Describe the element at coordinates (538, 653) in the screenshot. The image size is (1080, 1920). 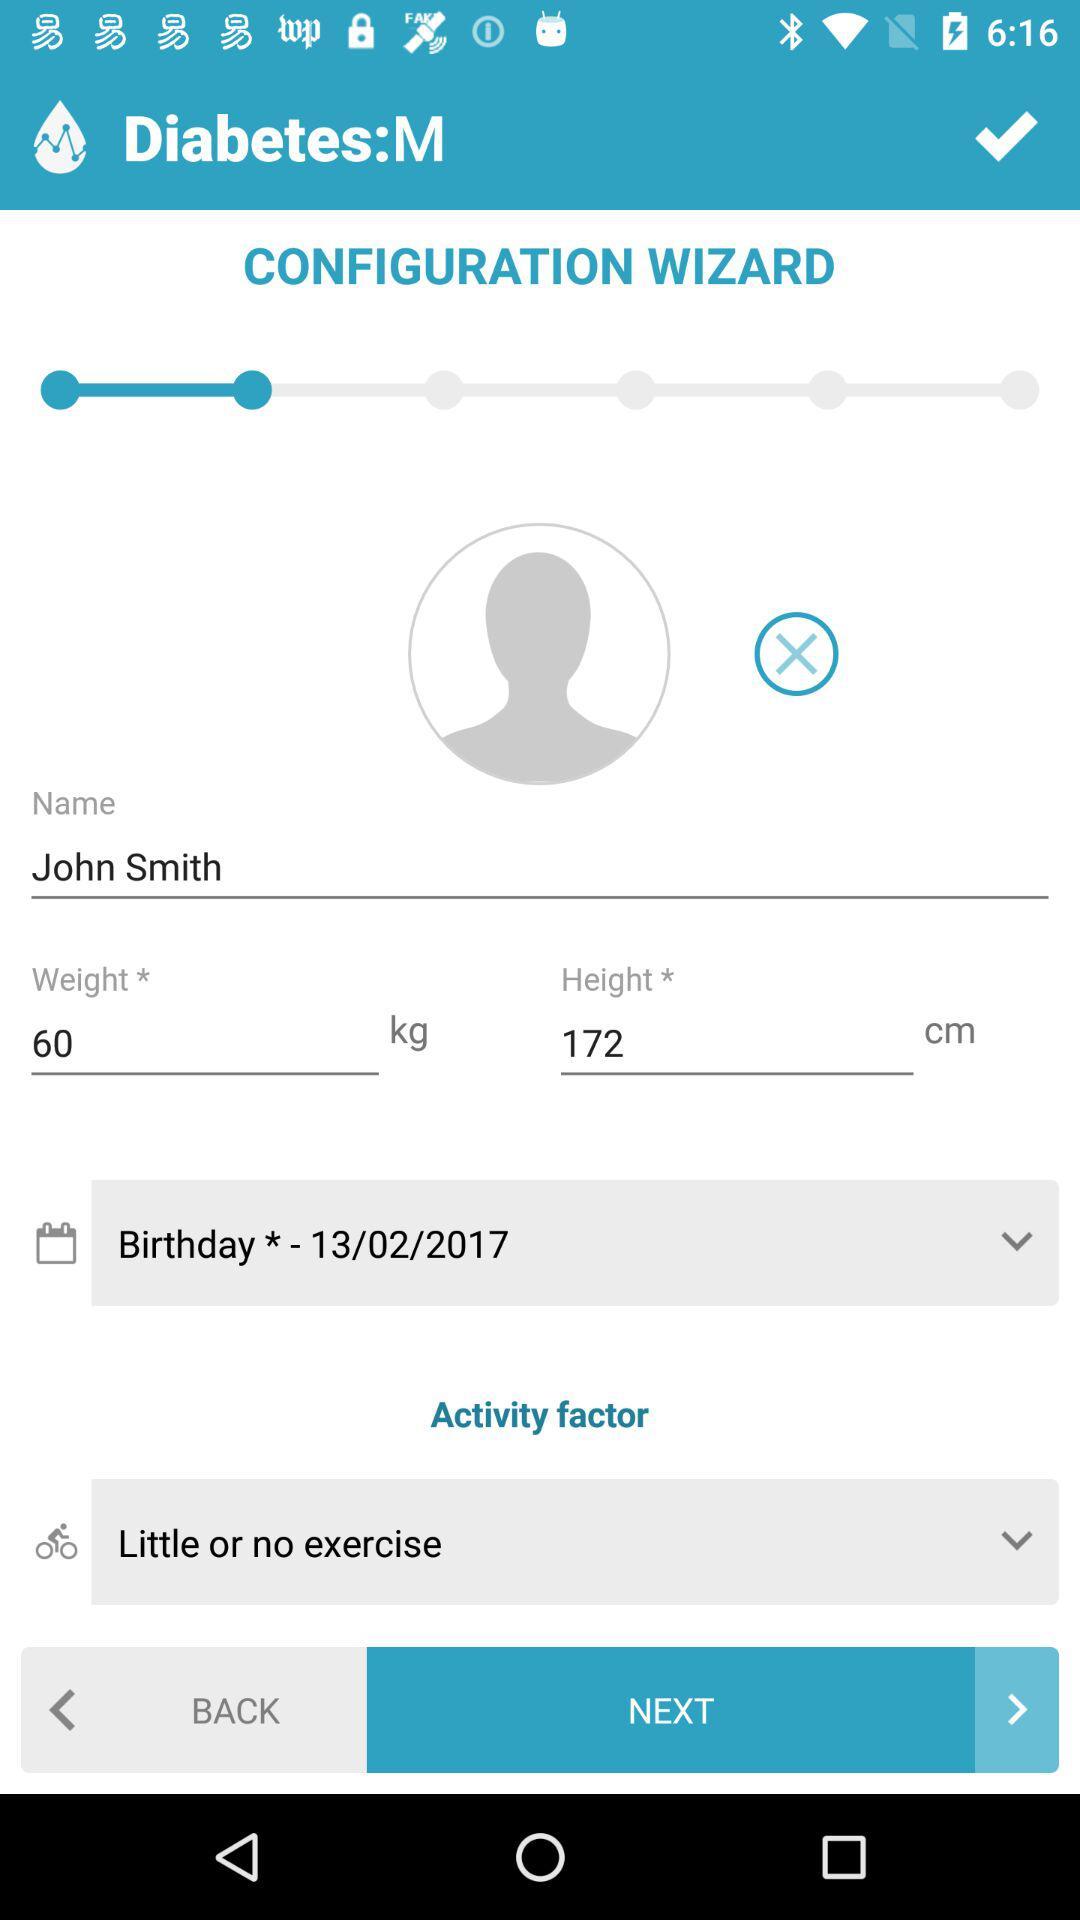
I see `profile picture` at that location.